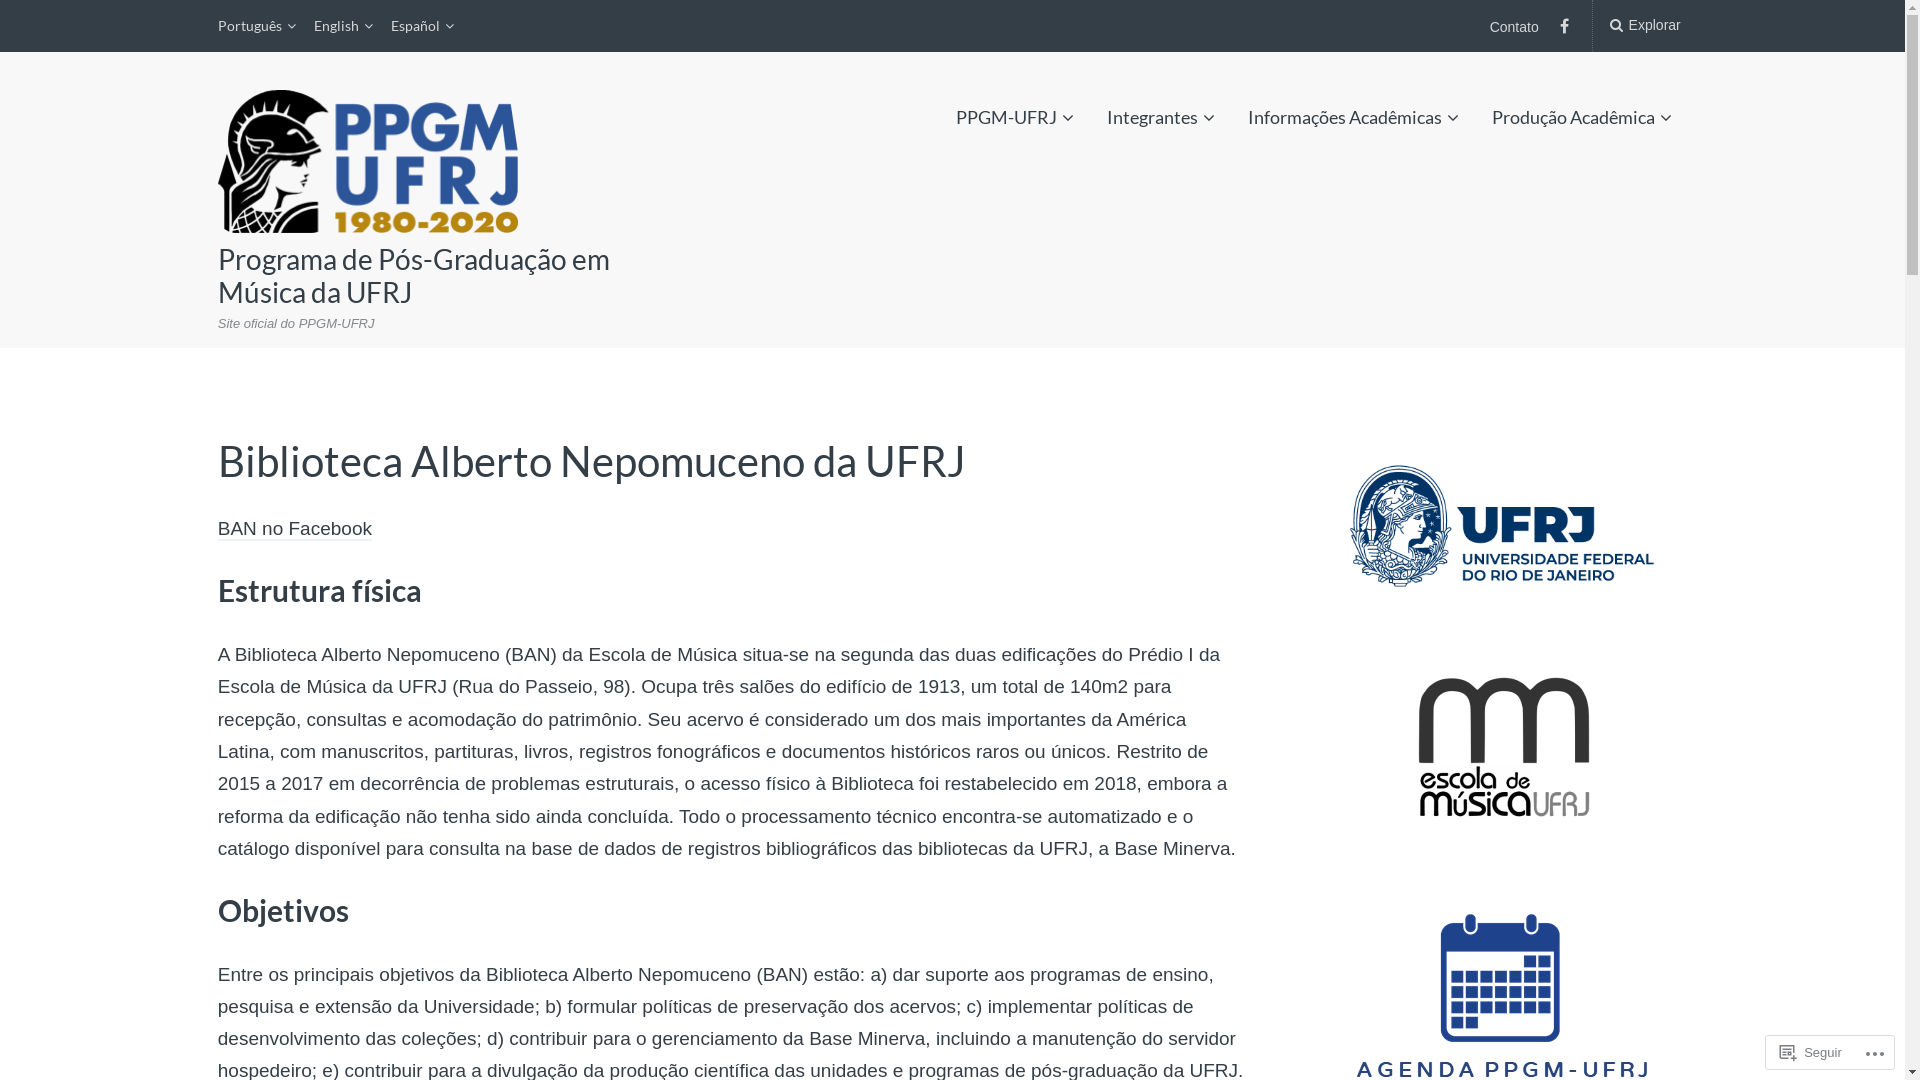 The image size is (1920, 1080). What do you see at coordinates (343, 26) in the screenshot?
I see `'English'` at bounding box center [343, 26].